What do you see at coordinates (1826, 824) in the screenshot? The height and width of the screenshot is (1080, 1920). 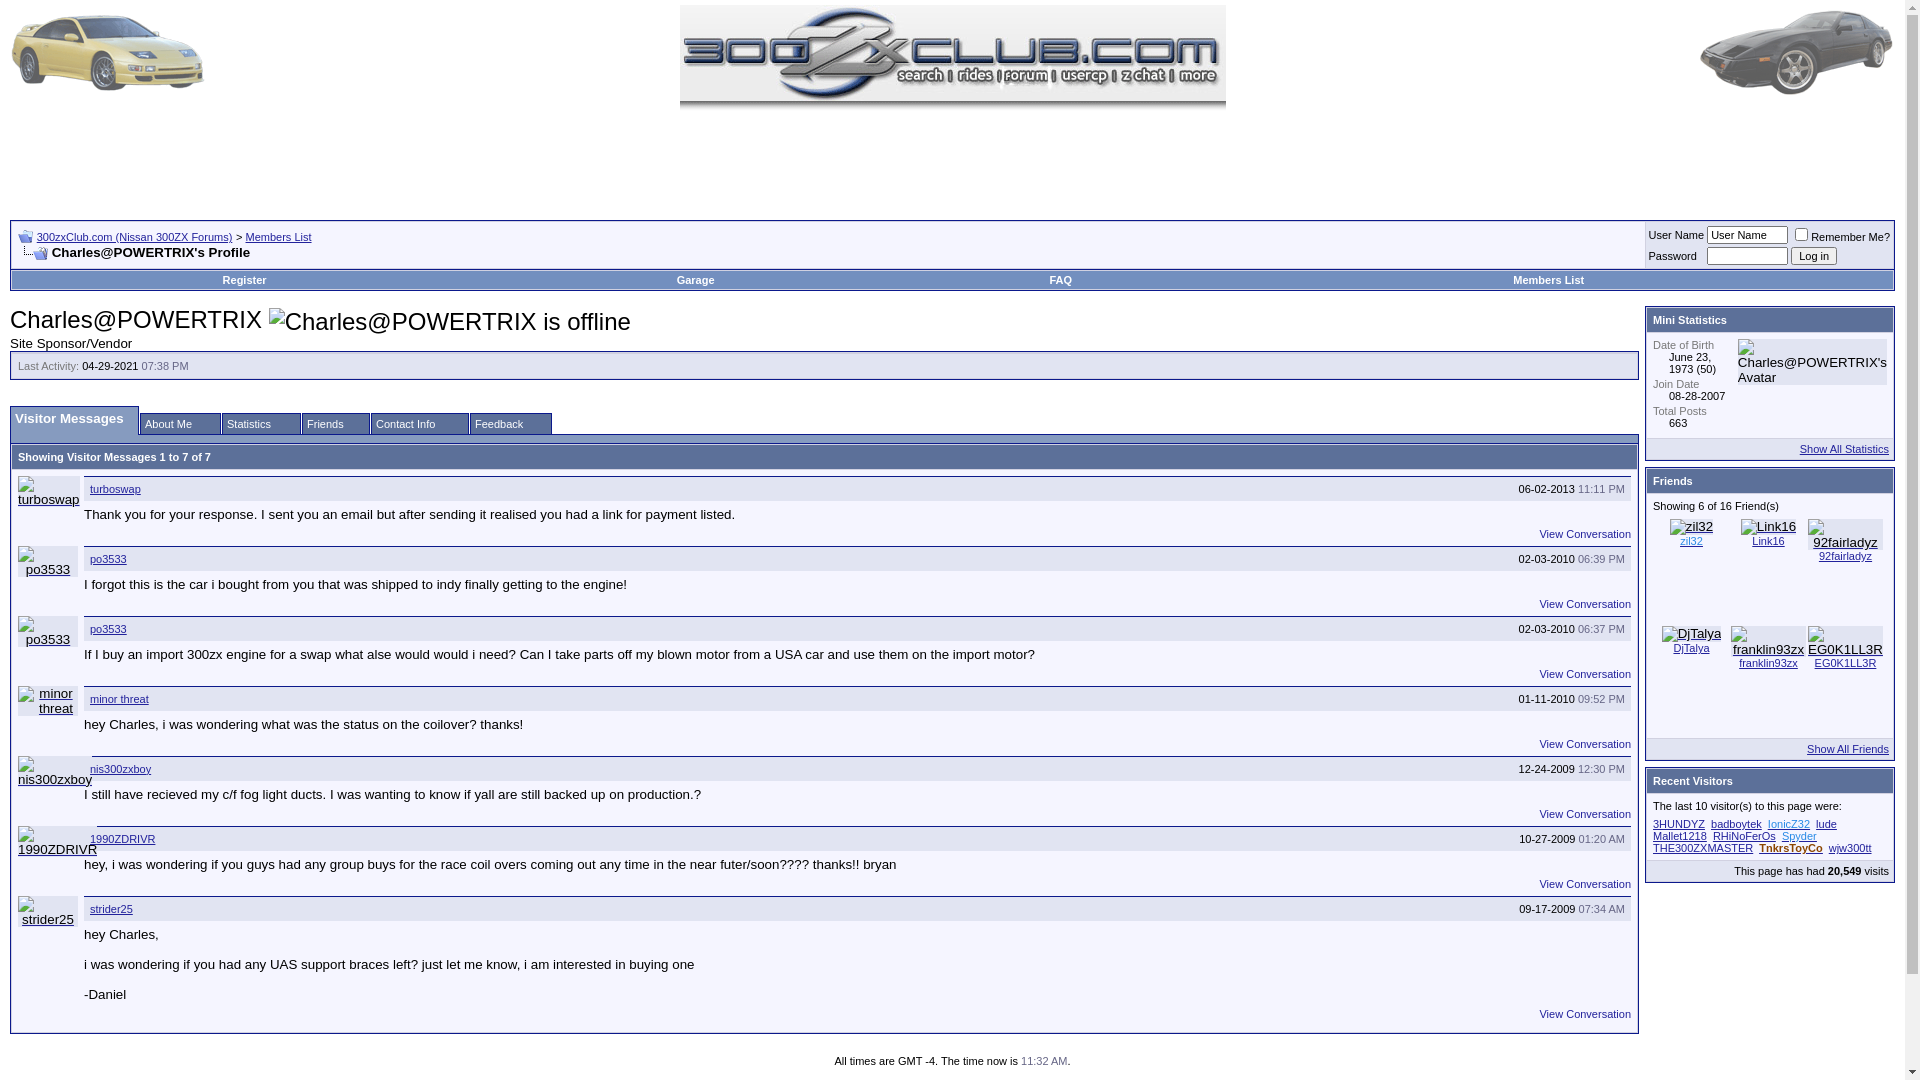 I see `'lude'` at bounding box center [1826, 824].